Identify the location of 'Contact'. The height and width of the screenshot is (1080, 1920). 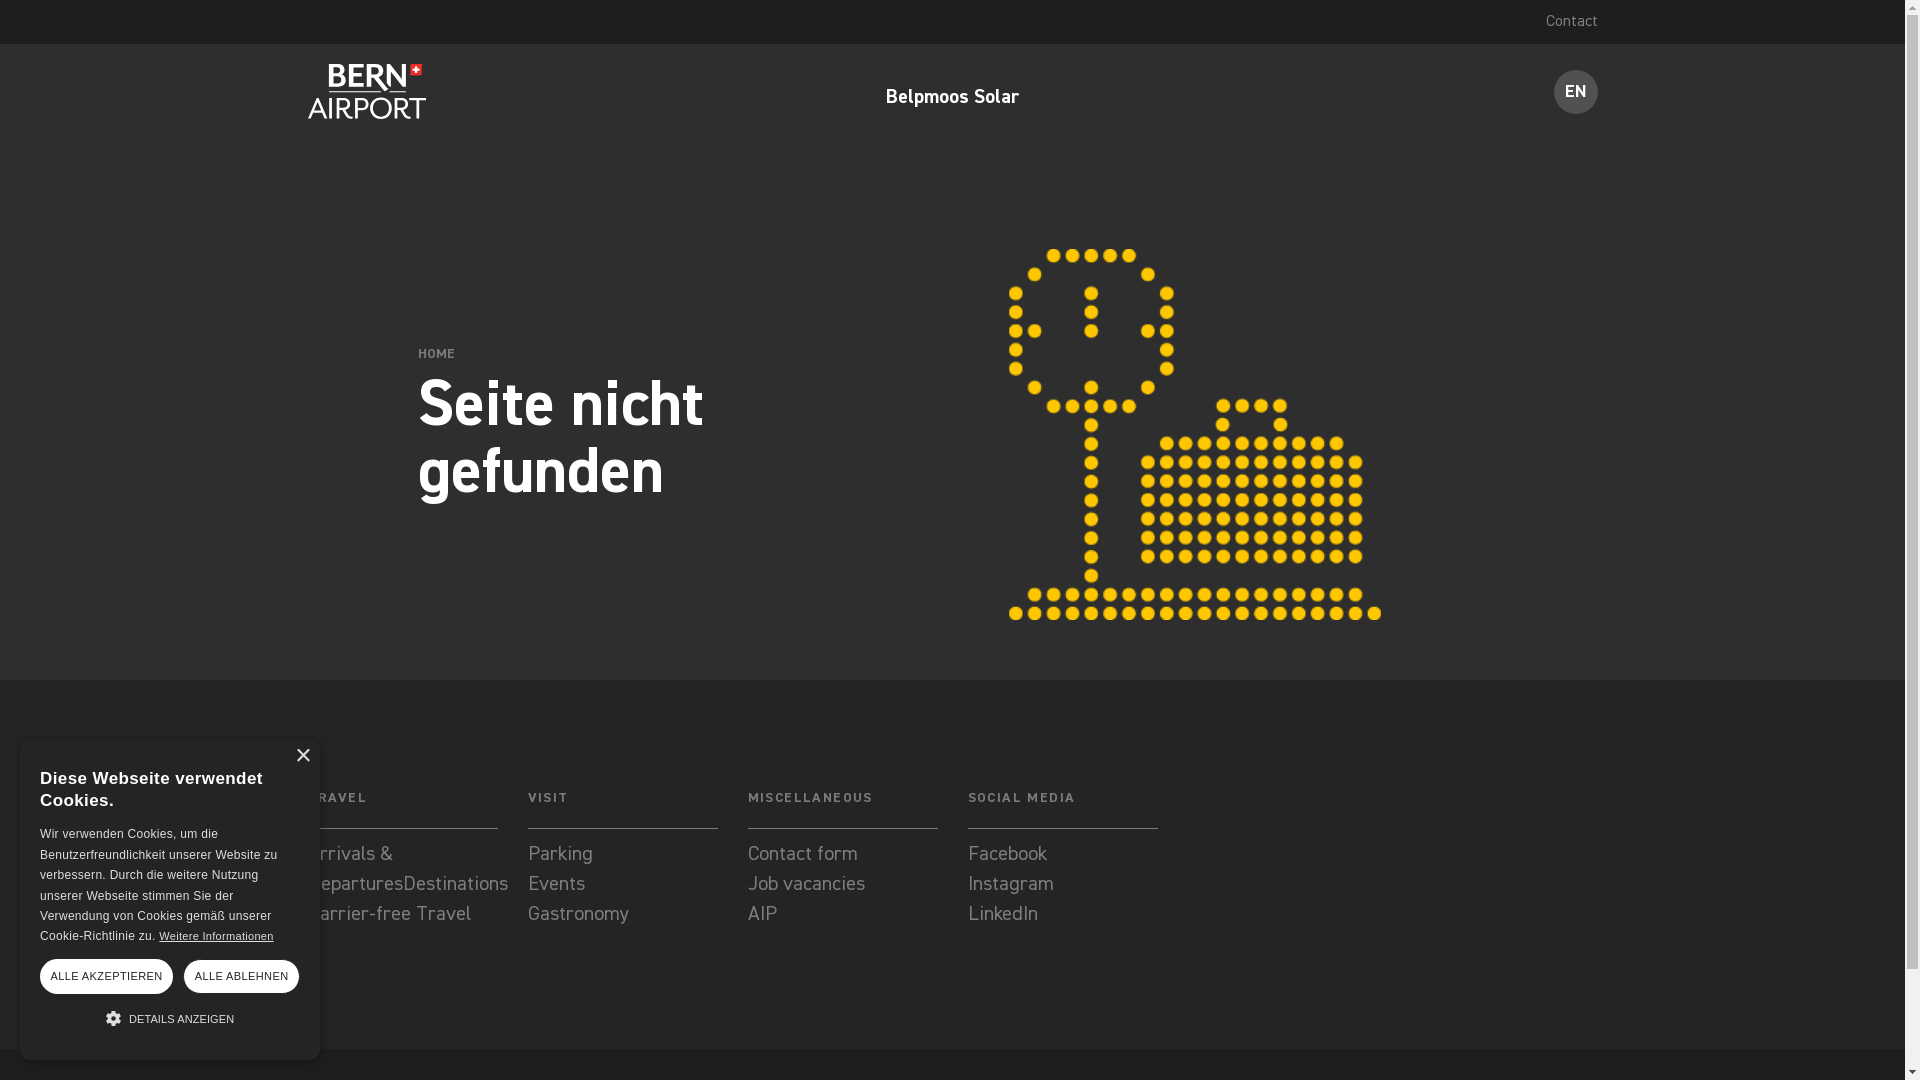
(1570, 22).